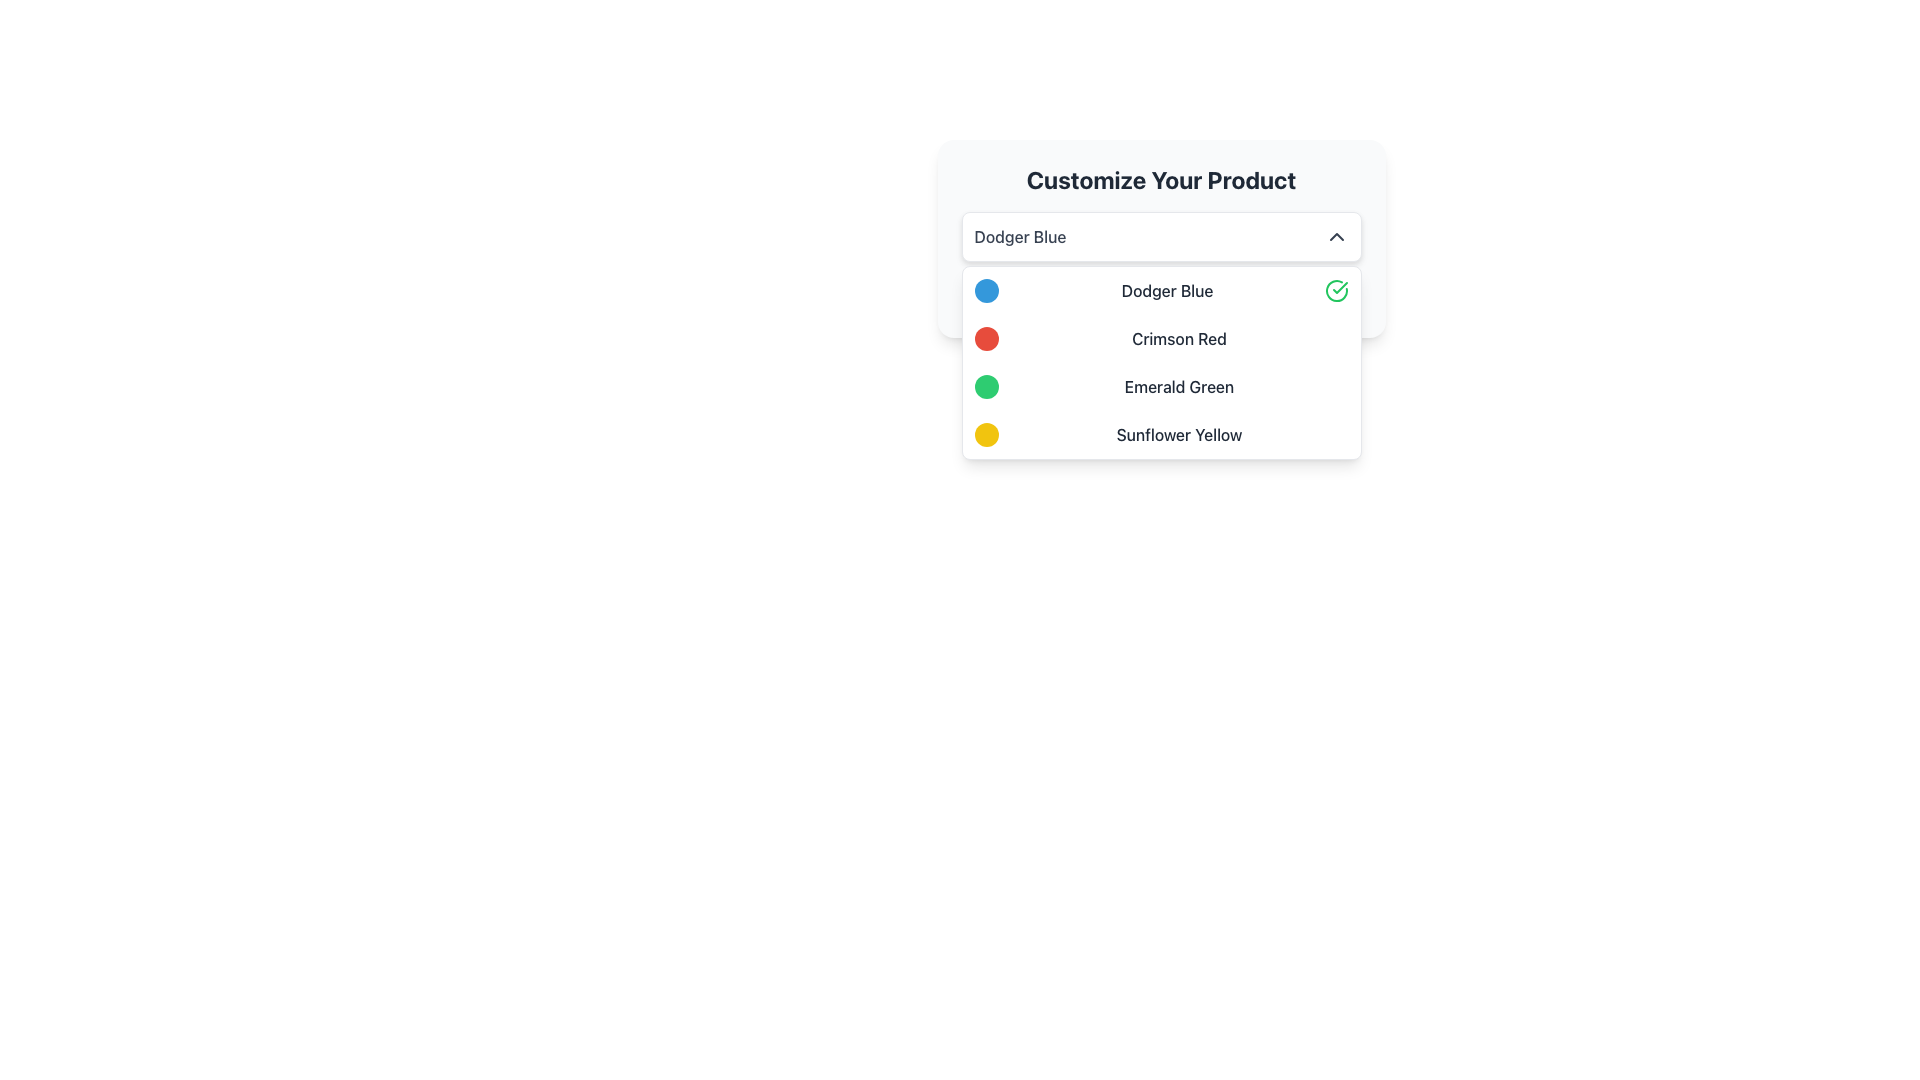 This screenshot has width=1920, height=1080. I want to click on the text label displaying 'Sunflower Yellow', which is the fourth option in a dropdown menu, styled with gray text color and a medium font weight, so click(1179, 434).